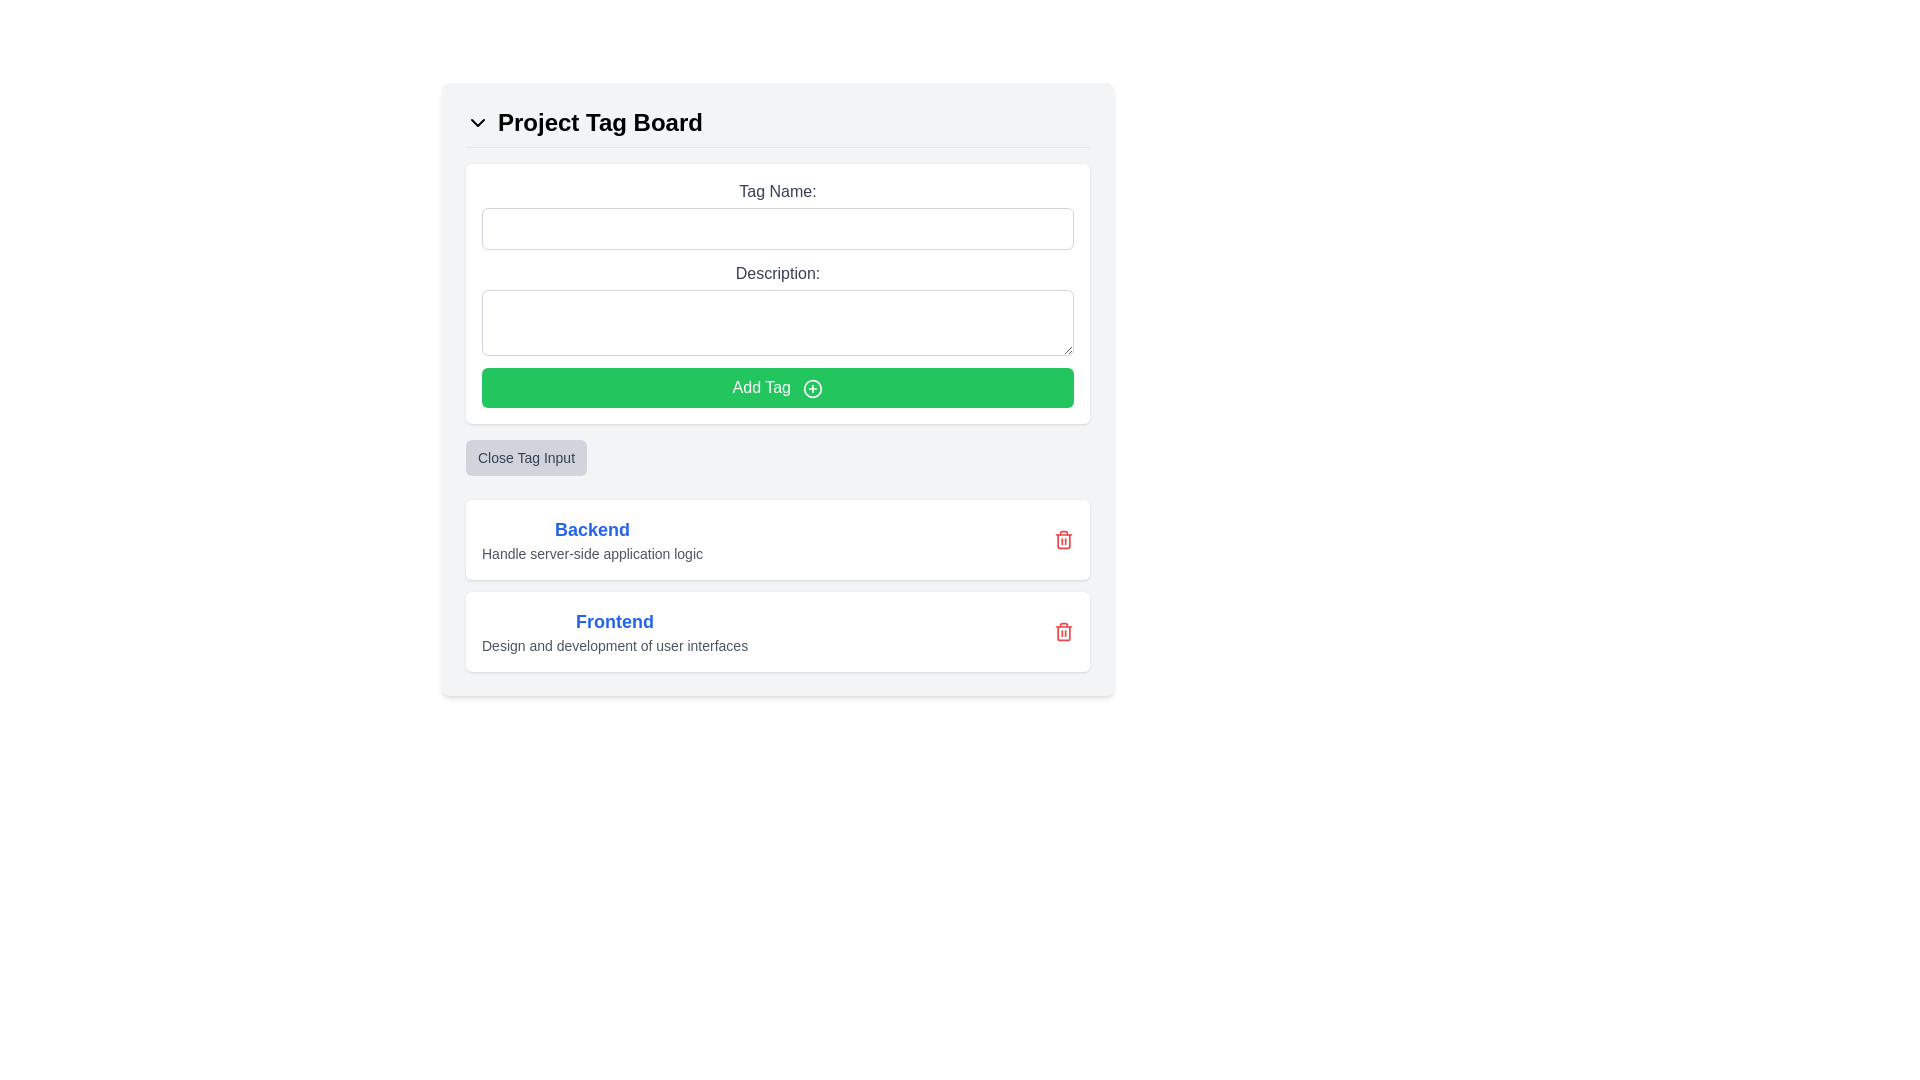  I want to click on the close button located below the 'Add Tag' green button, so click(526, 458).